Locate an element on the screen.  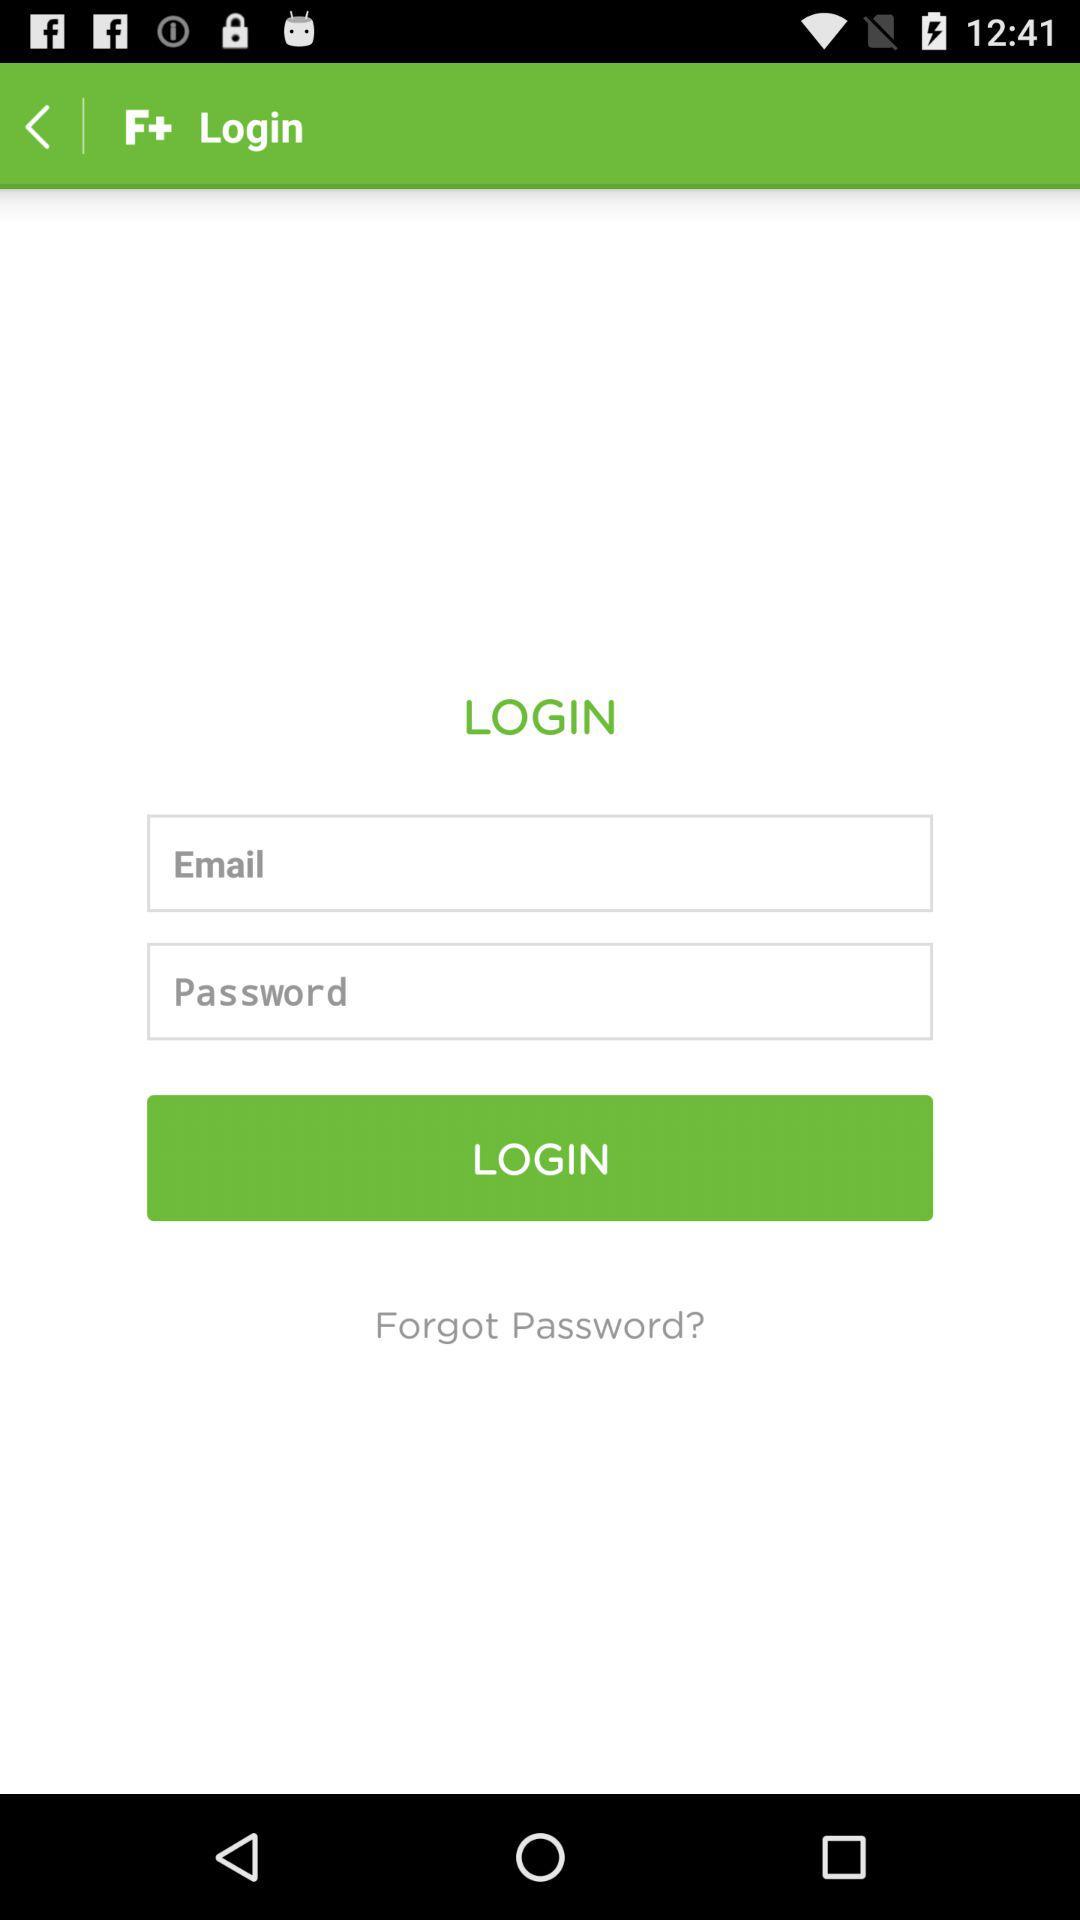
the forgot password? icon is located at coordinates (538, 1323).